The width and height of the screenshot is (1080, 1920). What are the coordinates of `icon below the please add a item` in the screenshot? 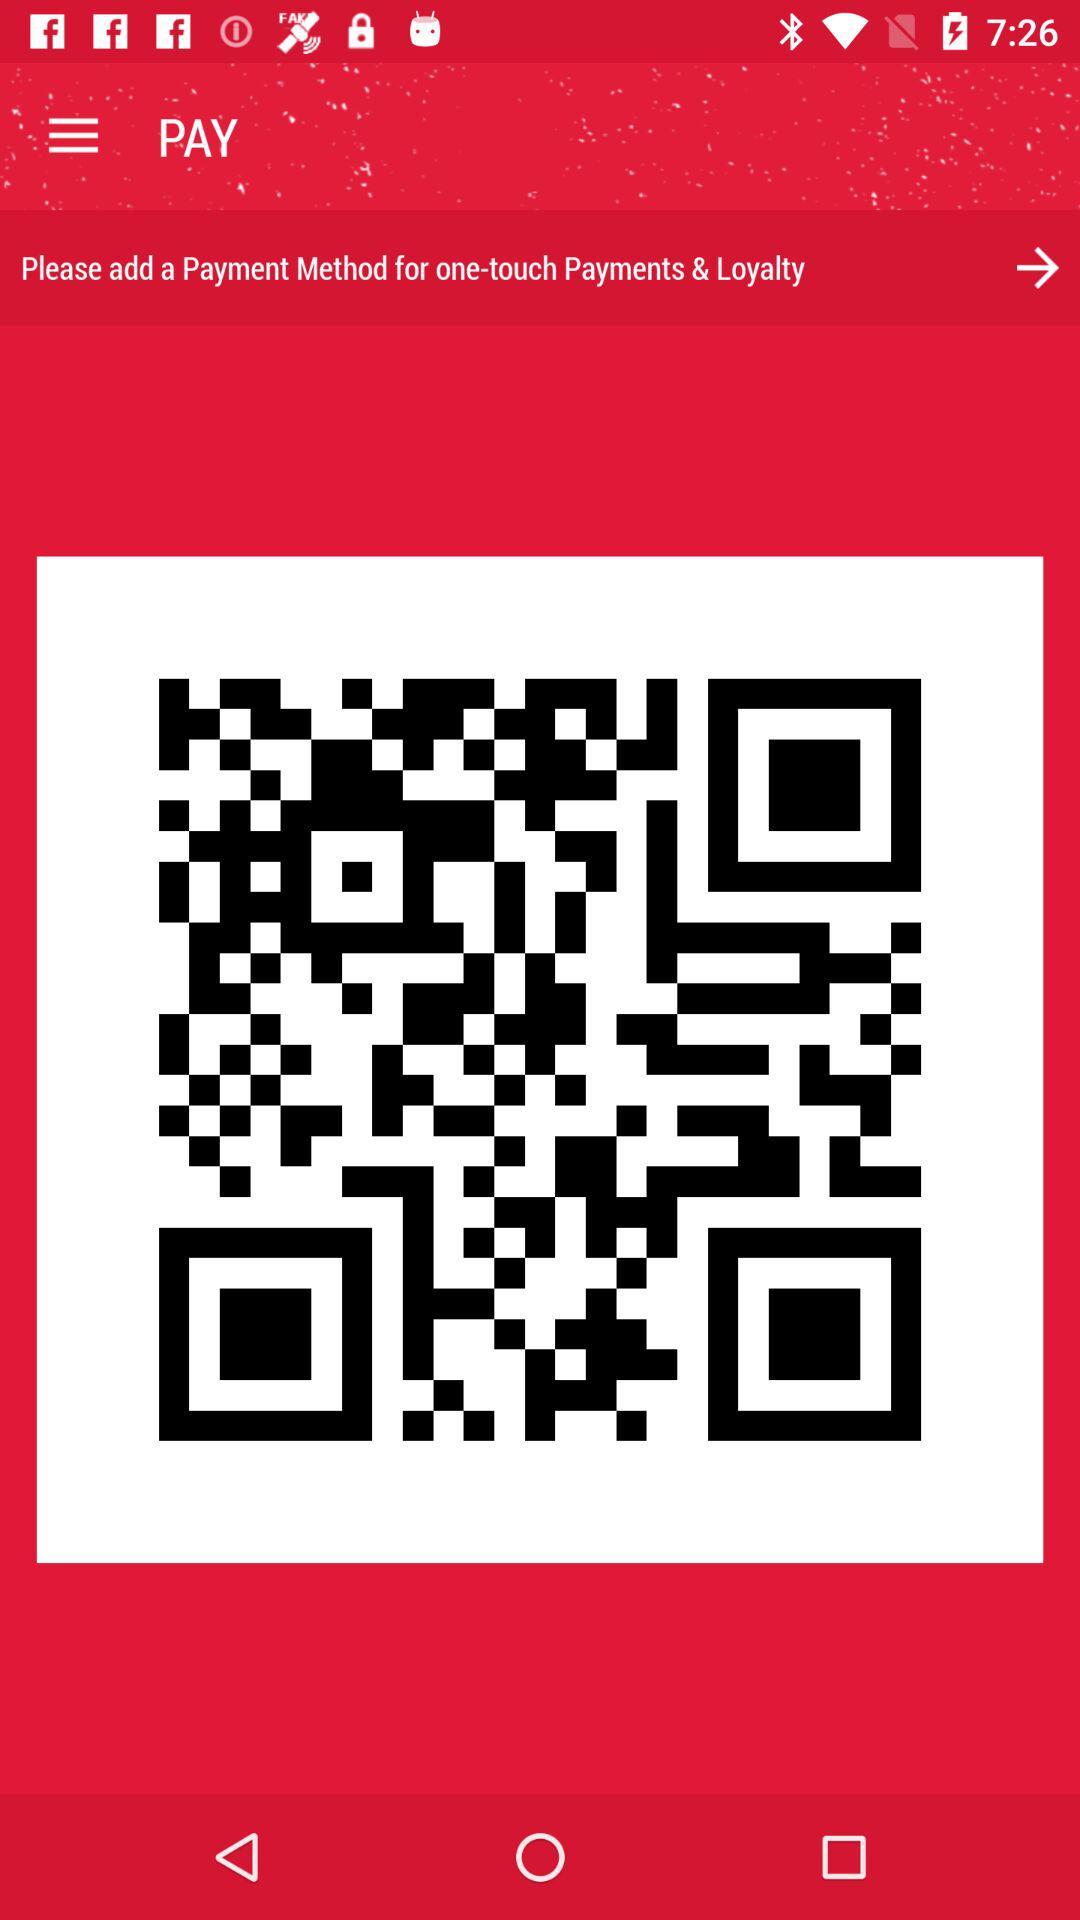 It's located at (540, 1058).